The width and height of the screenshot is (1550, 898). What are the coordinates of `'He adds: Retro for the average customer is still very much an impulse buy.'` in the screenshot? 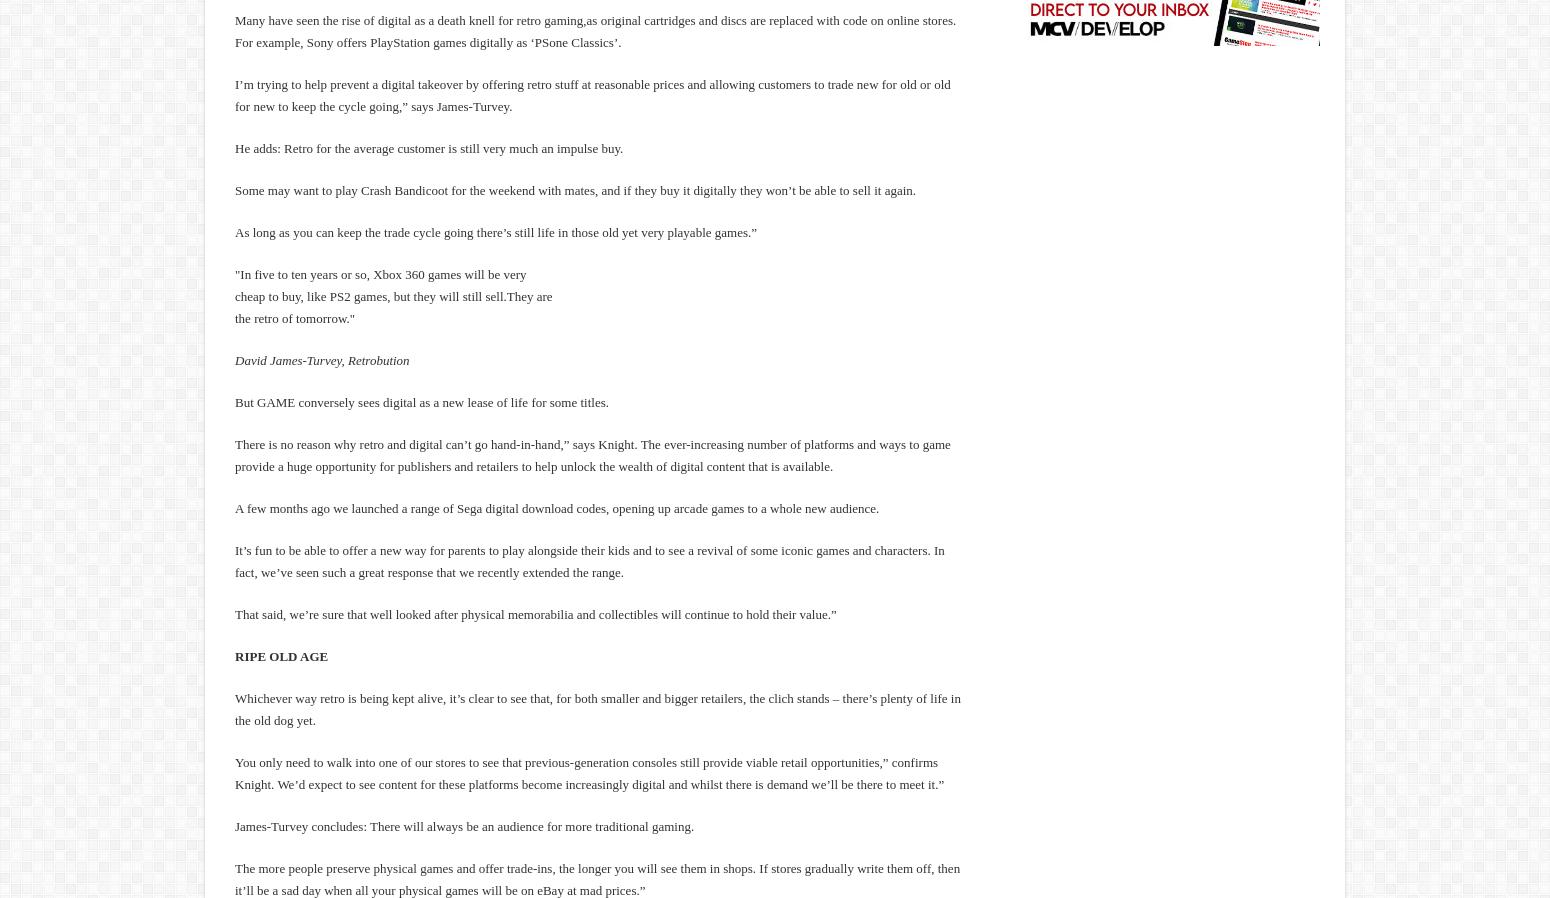 It's located at (234, 147).